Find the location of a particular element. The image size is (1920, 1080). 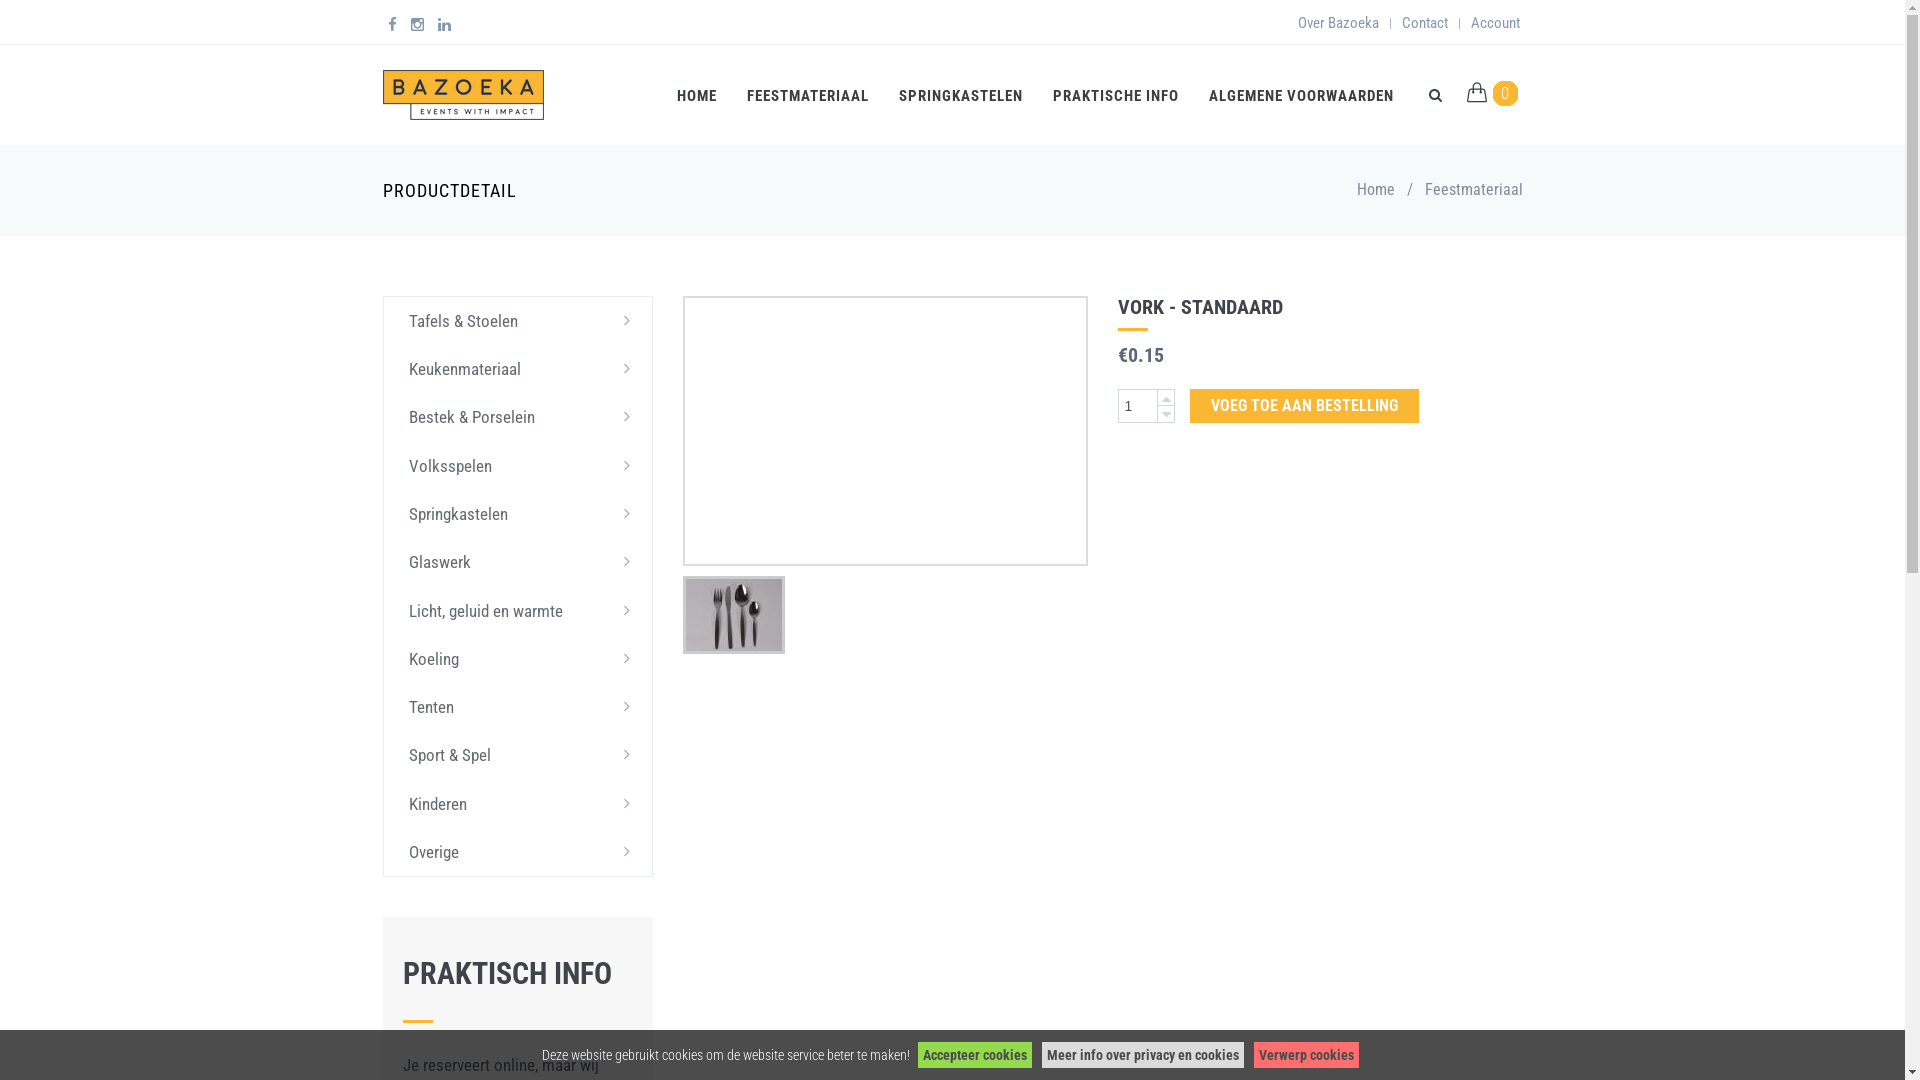

'Verwerp cookies' is located at coordinates (1306, 1054).